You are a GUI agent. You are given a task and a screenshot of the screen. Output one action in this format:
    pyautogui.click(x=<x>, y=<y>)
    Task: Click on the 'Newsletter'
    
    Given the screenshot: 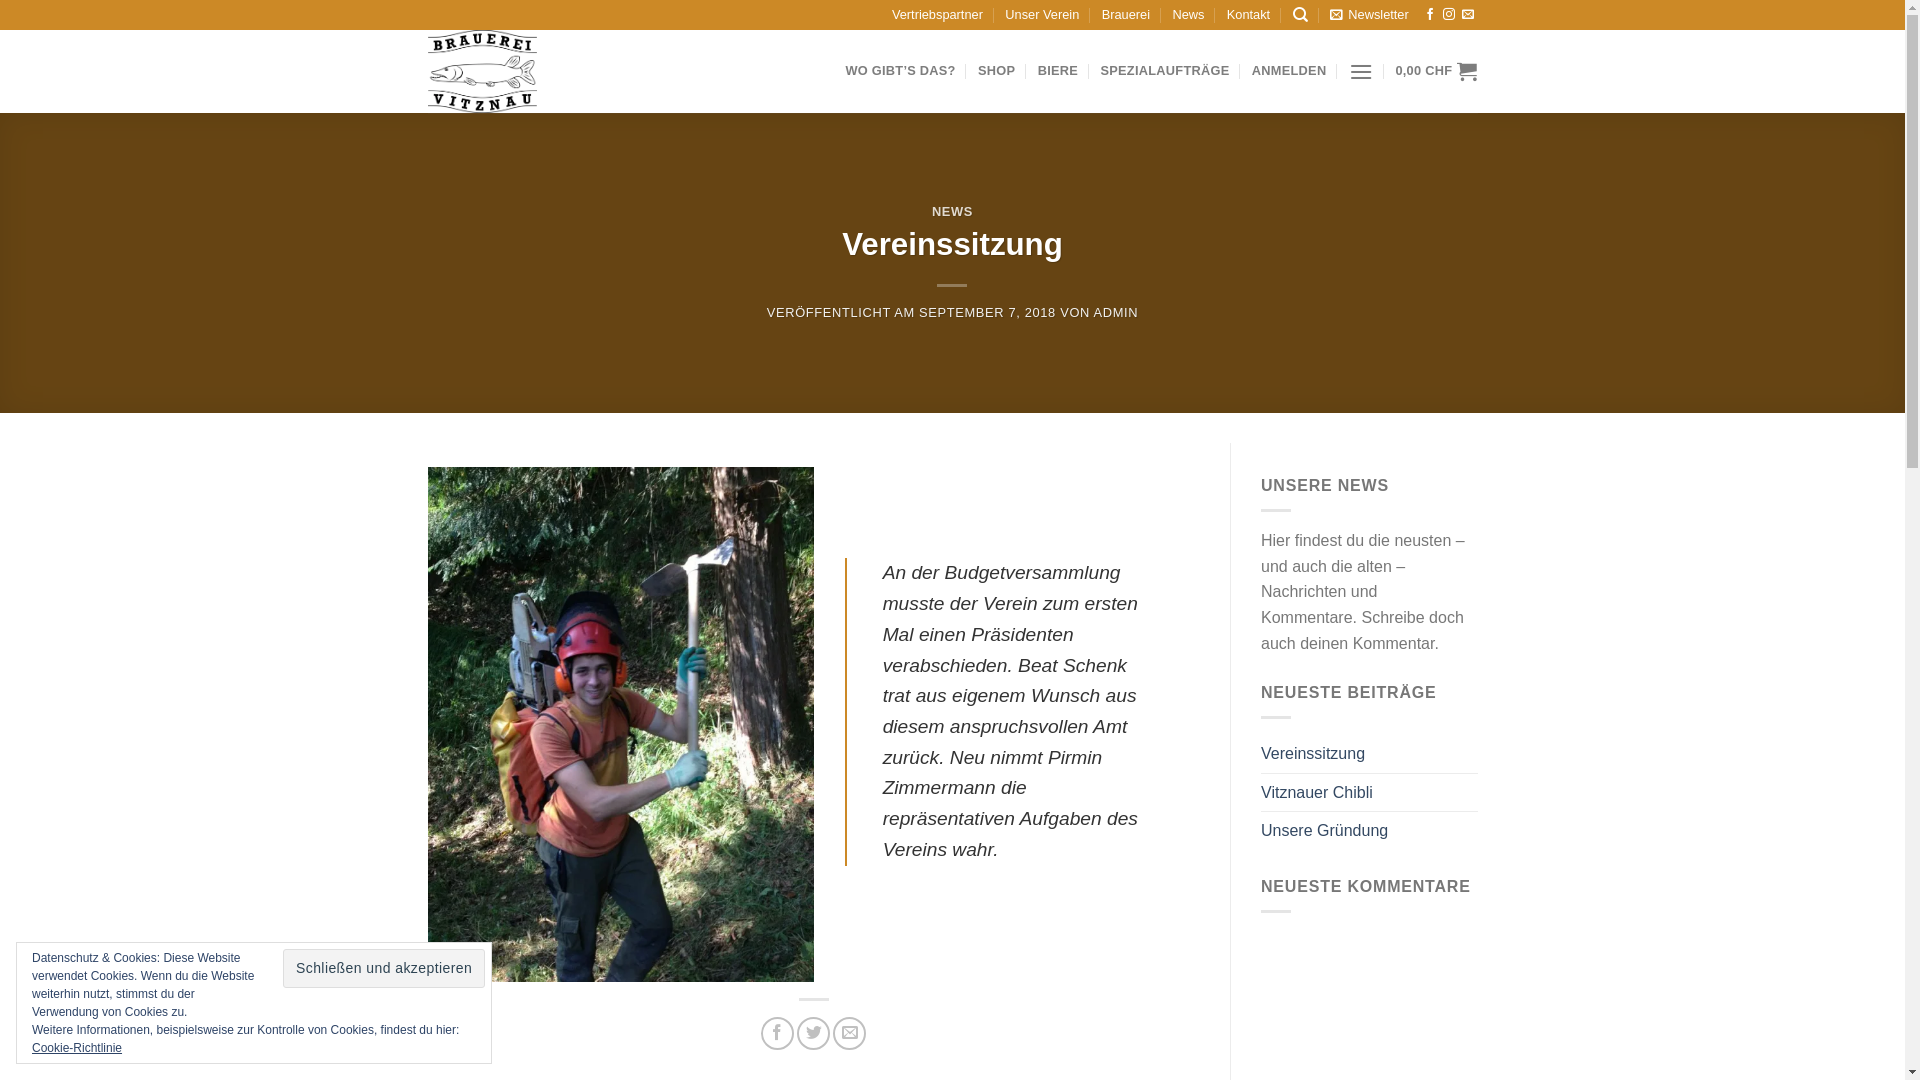 What is the action you would take?
    pyautogui.click(x=1367, y=15)
    